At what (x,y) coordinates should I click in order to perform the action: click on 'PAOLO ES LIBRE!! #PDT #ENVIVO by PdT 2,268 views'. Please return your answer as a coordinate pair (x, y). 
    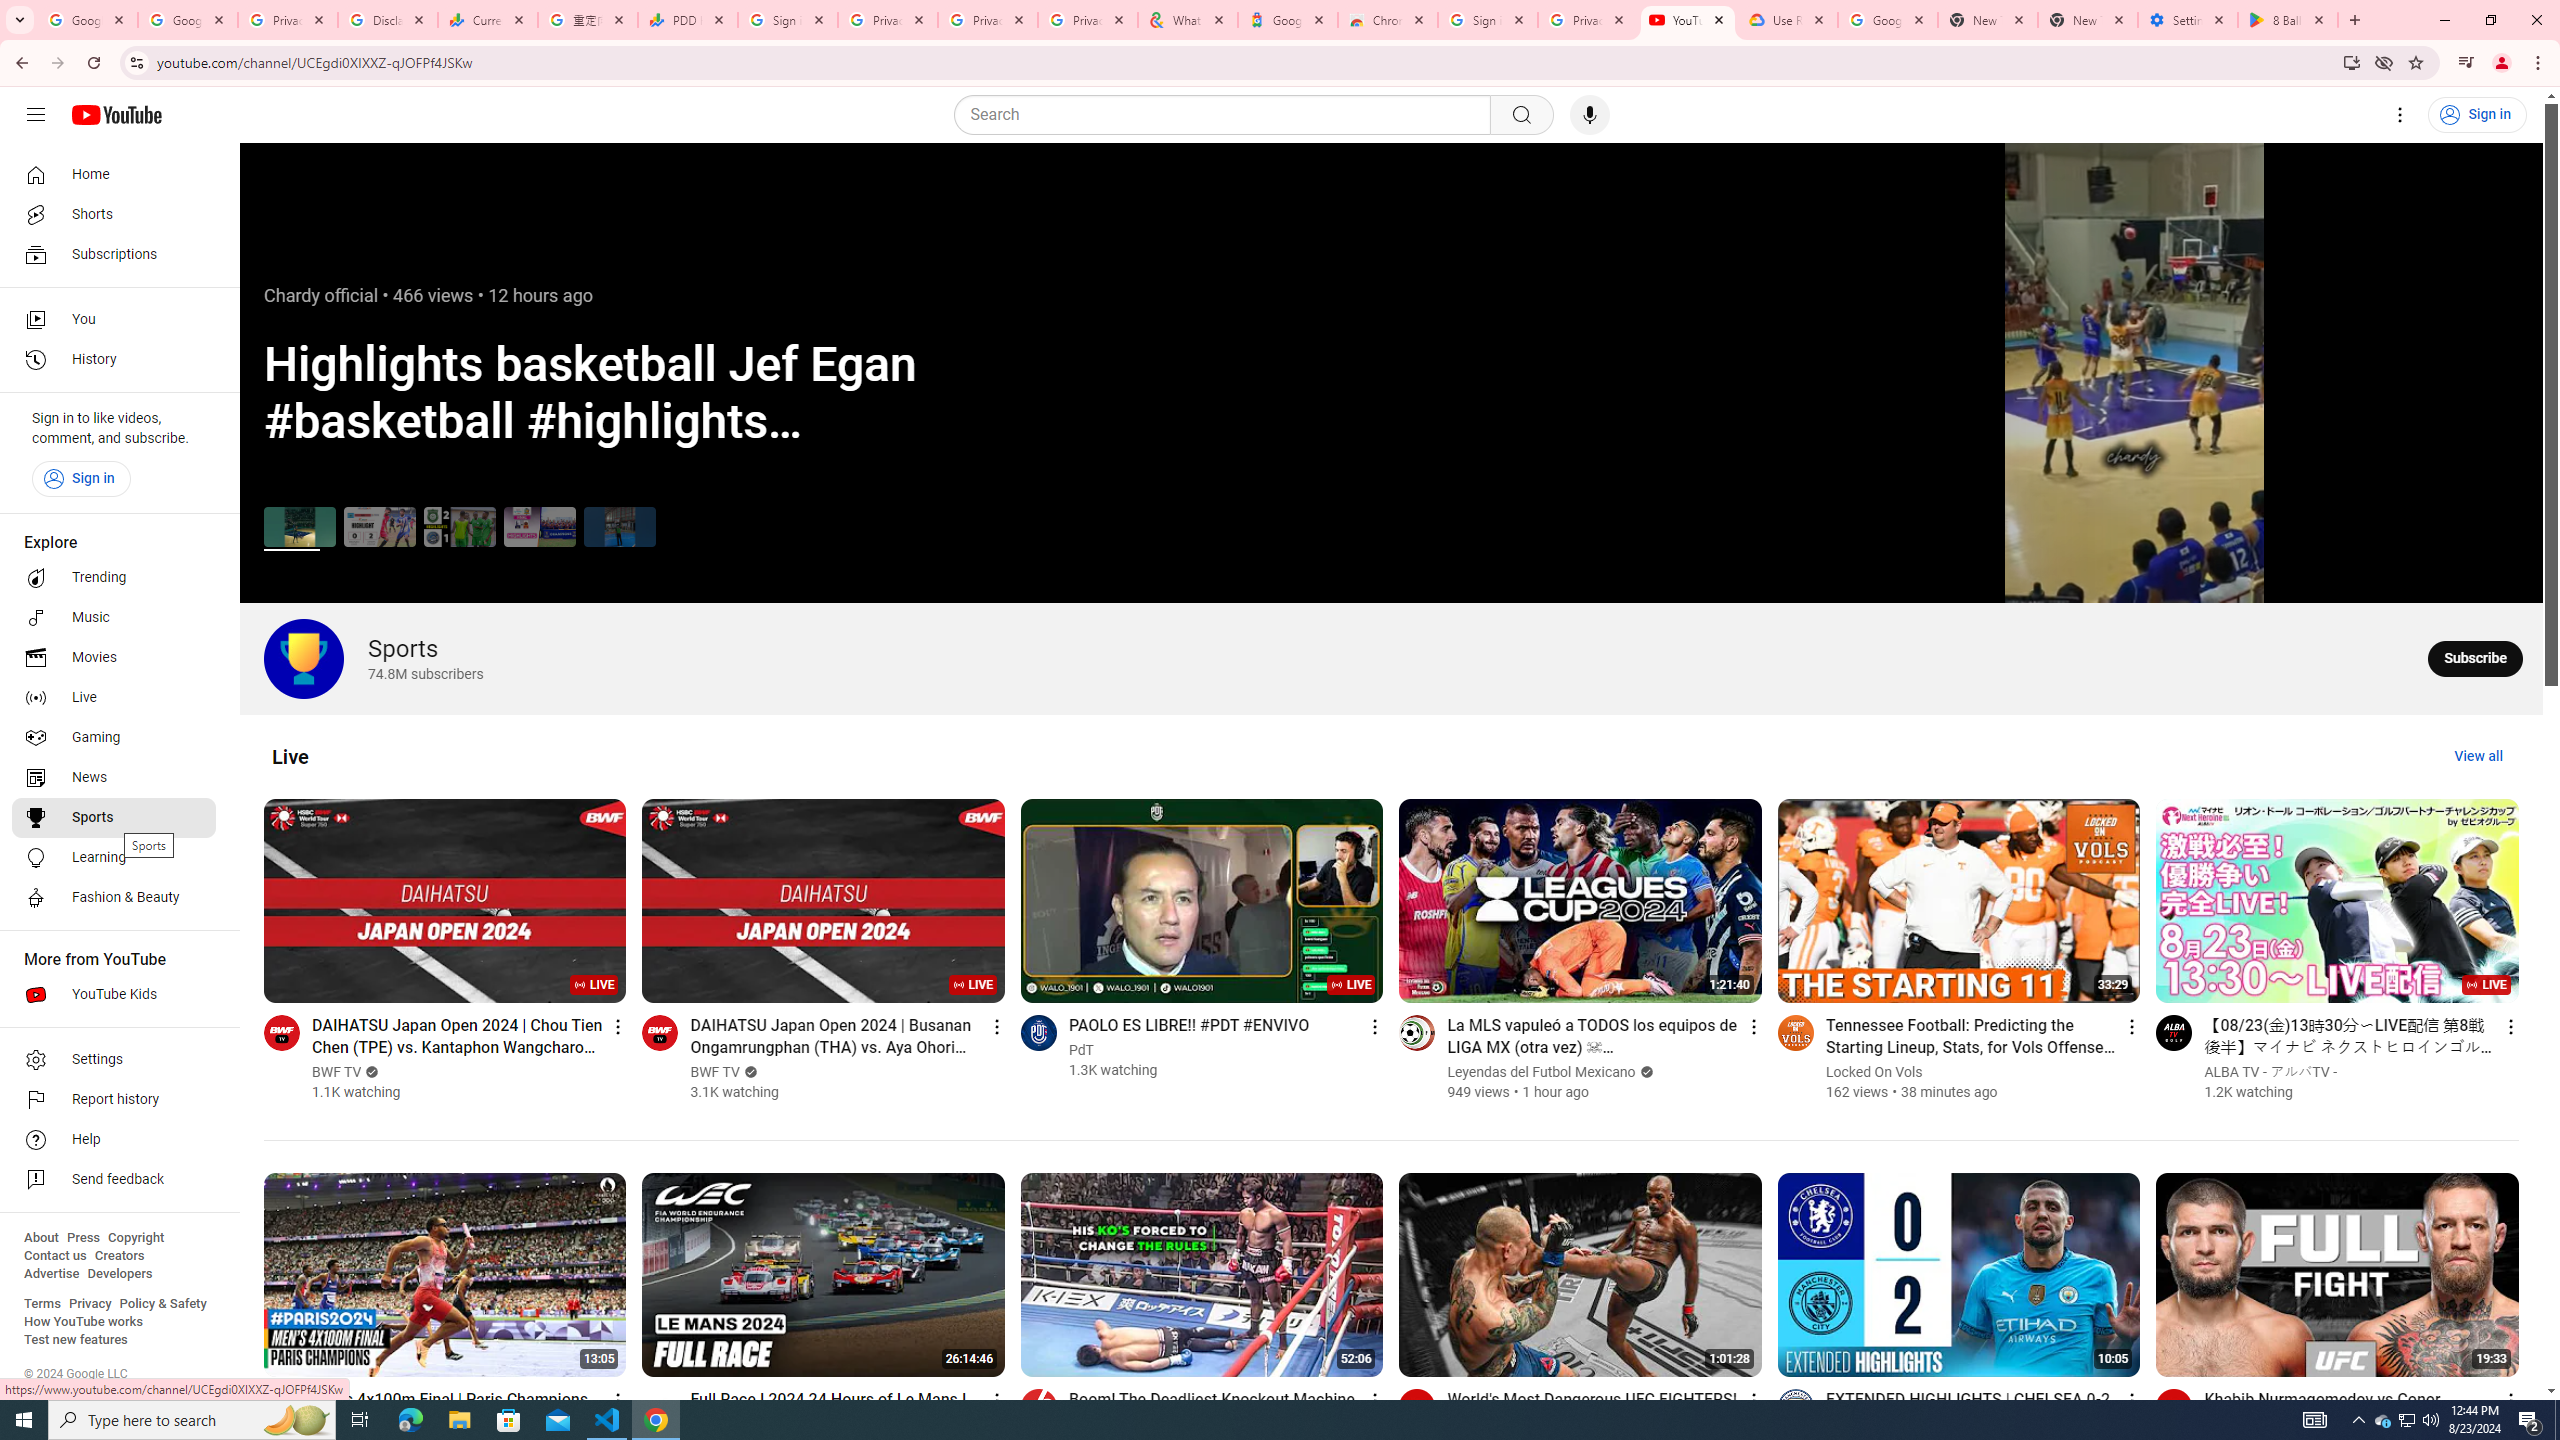
    Looking at the image, I should click on (1189, 1025).